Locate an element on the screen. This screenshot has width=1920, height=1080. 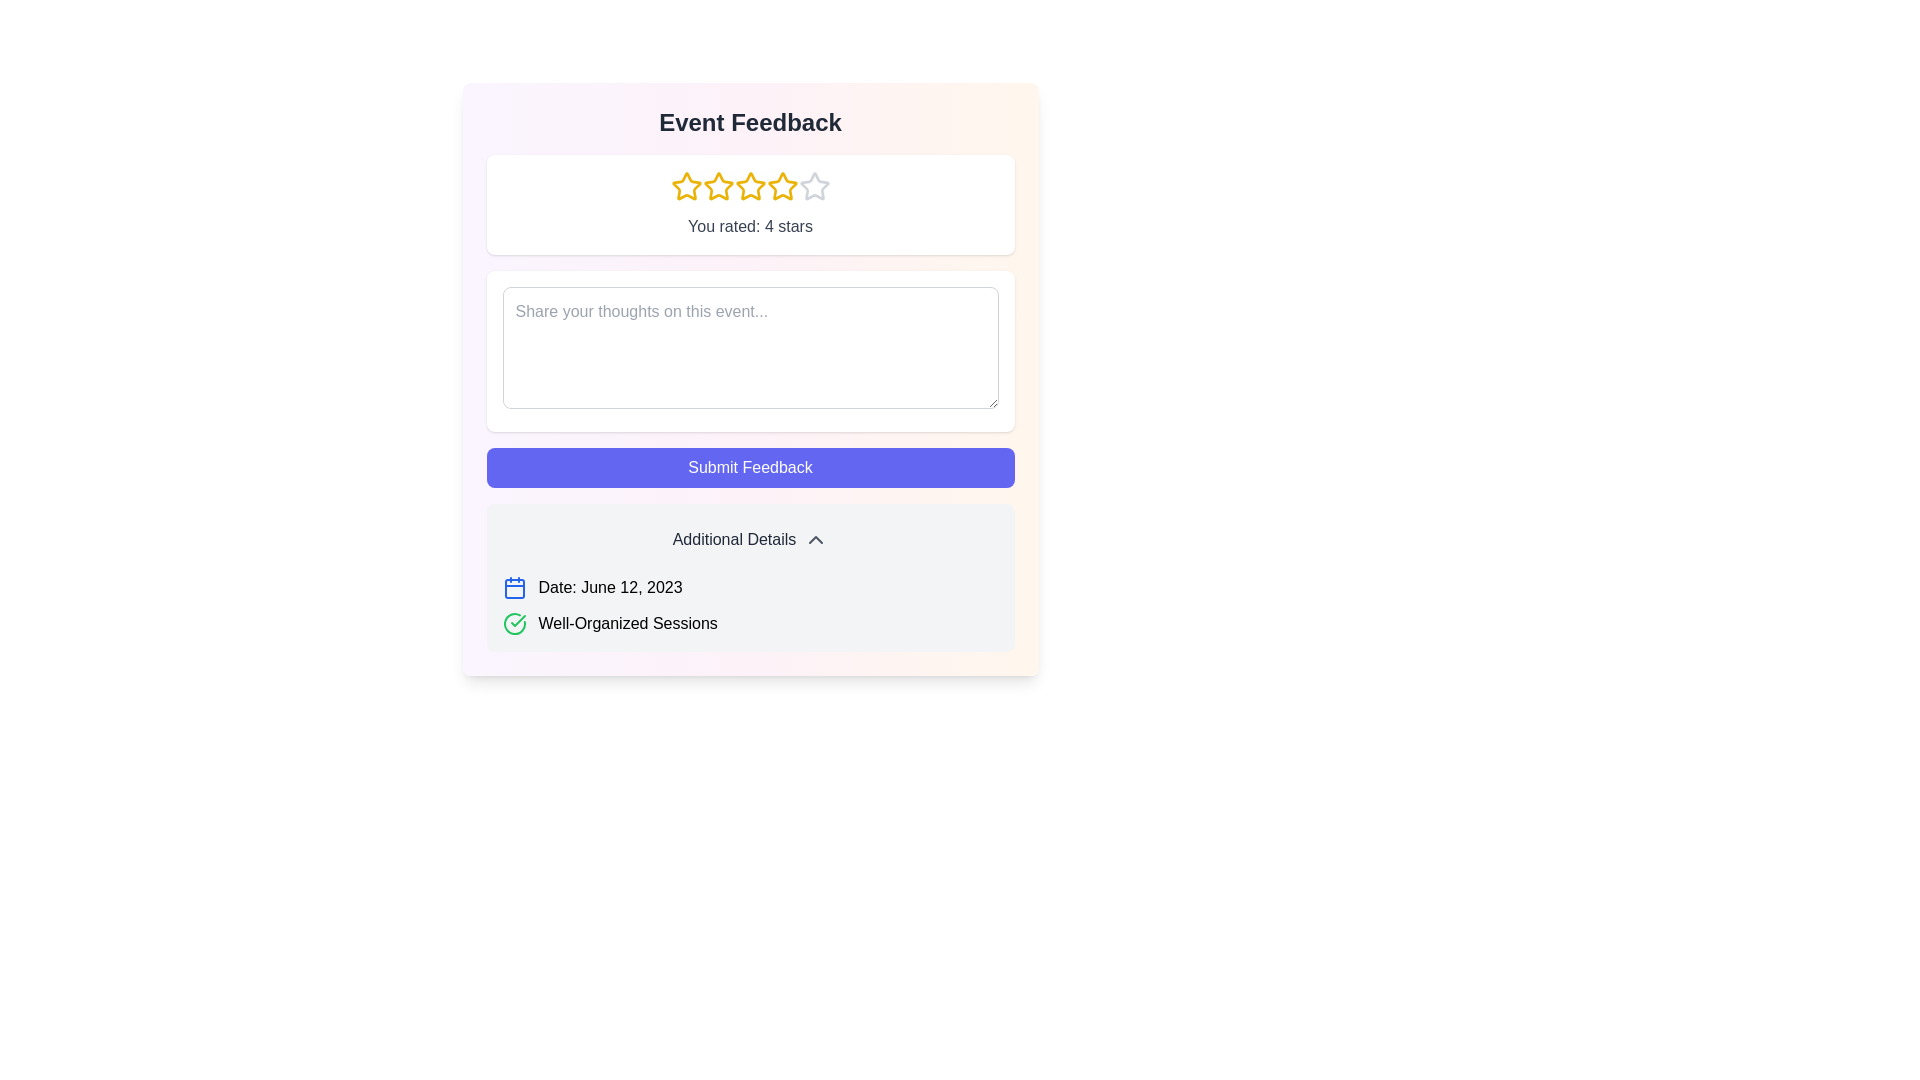
the text label displaying 'Date: June 12, 2023', located to the right of the blue calendar icon in the 'Additional Details' section is located at coordinates (609, 586).